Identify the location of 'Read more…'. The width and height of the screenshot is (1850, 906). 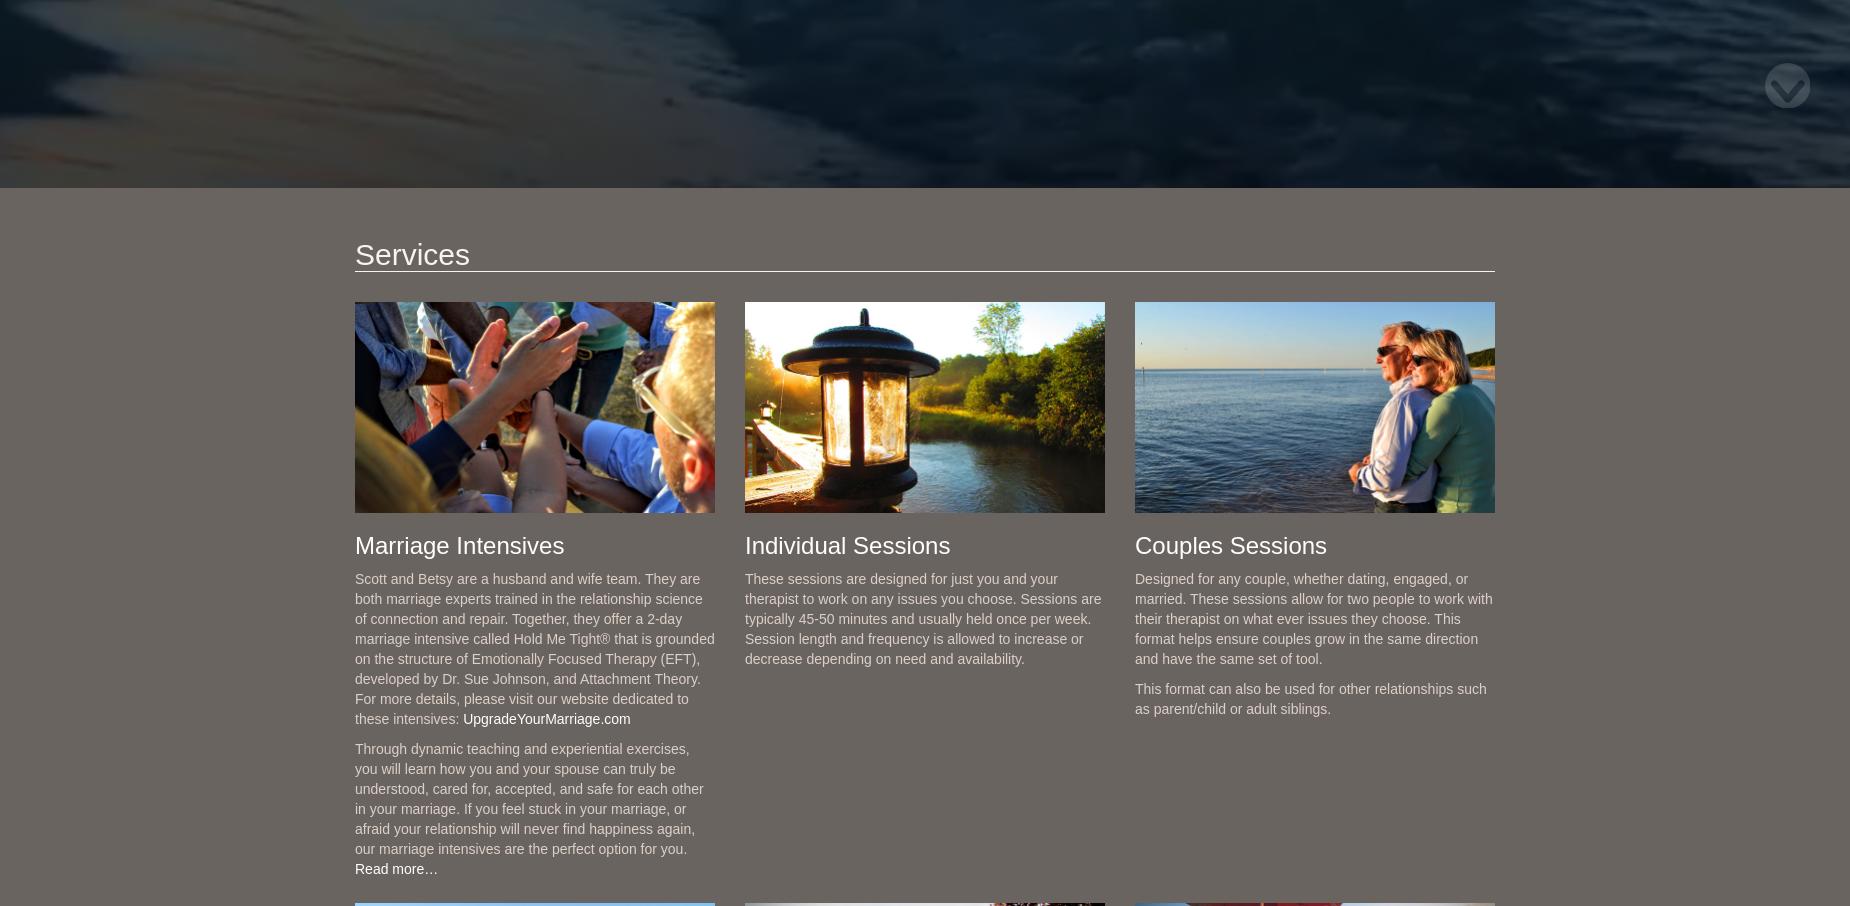
(354, 869).